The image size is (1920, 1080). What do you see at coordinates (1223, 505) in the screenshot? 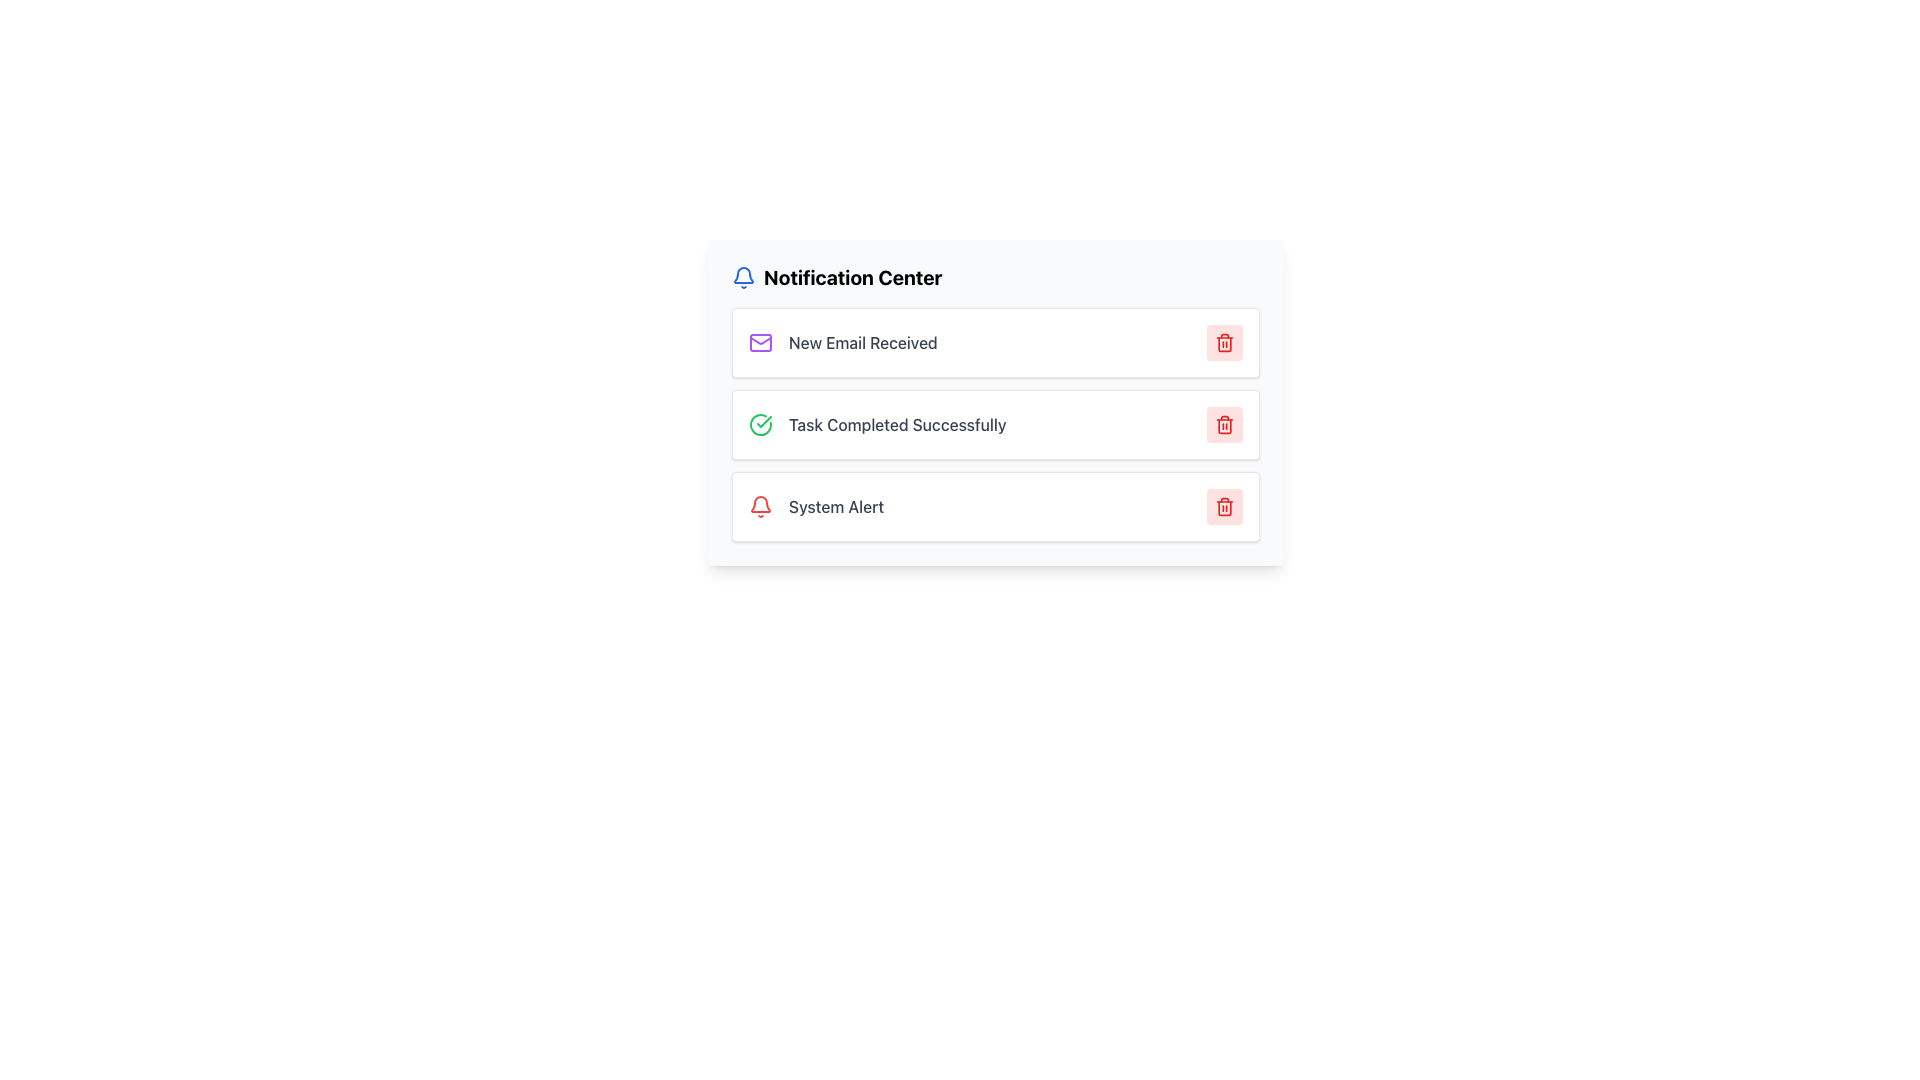
I see `the square-shaped red button with a trash can icon, located on the far right side of the 'System Alert' notification box to trigger its hover style` at bounding box center [1223, 505].